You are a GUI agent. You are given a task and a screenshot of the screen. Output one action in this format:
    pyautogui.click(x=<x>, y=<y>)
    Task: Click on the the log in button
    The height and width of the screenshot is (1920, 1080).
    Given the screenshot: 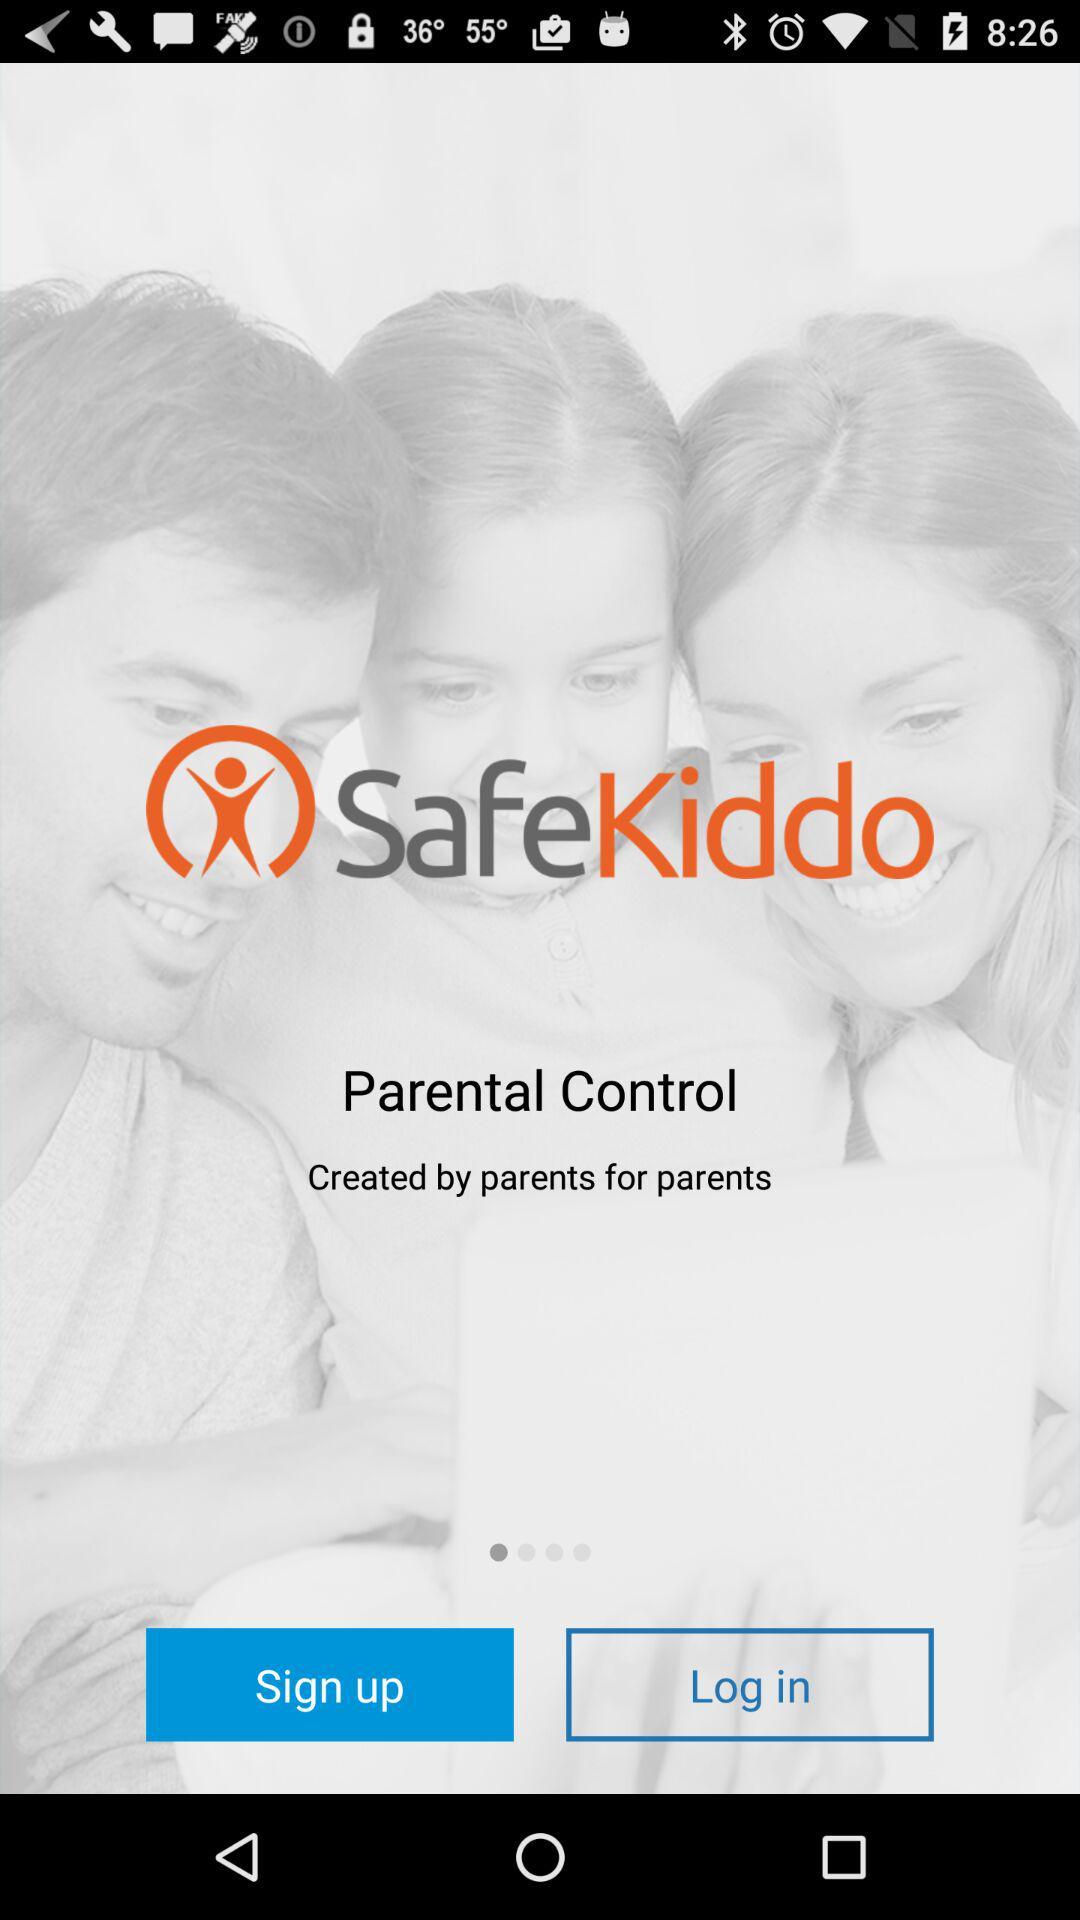 What is the action you would take?
    pyautogui.click(x=749, y=1683)
    